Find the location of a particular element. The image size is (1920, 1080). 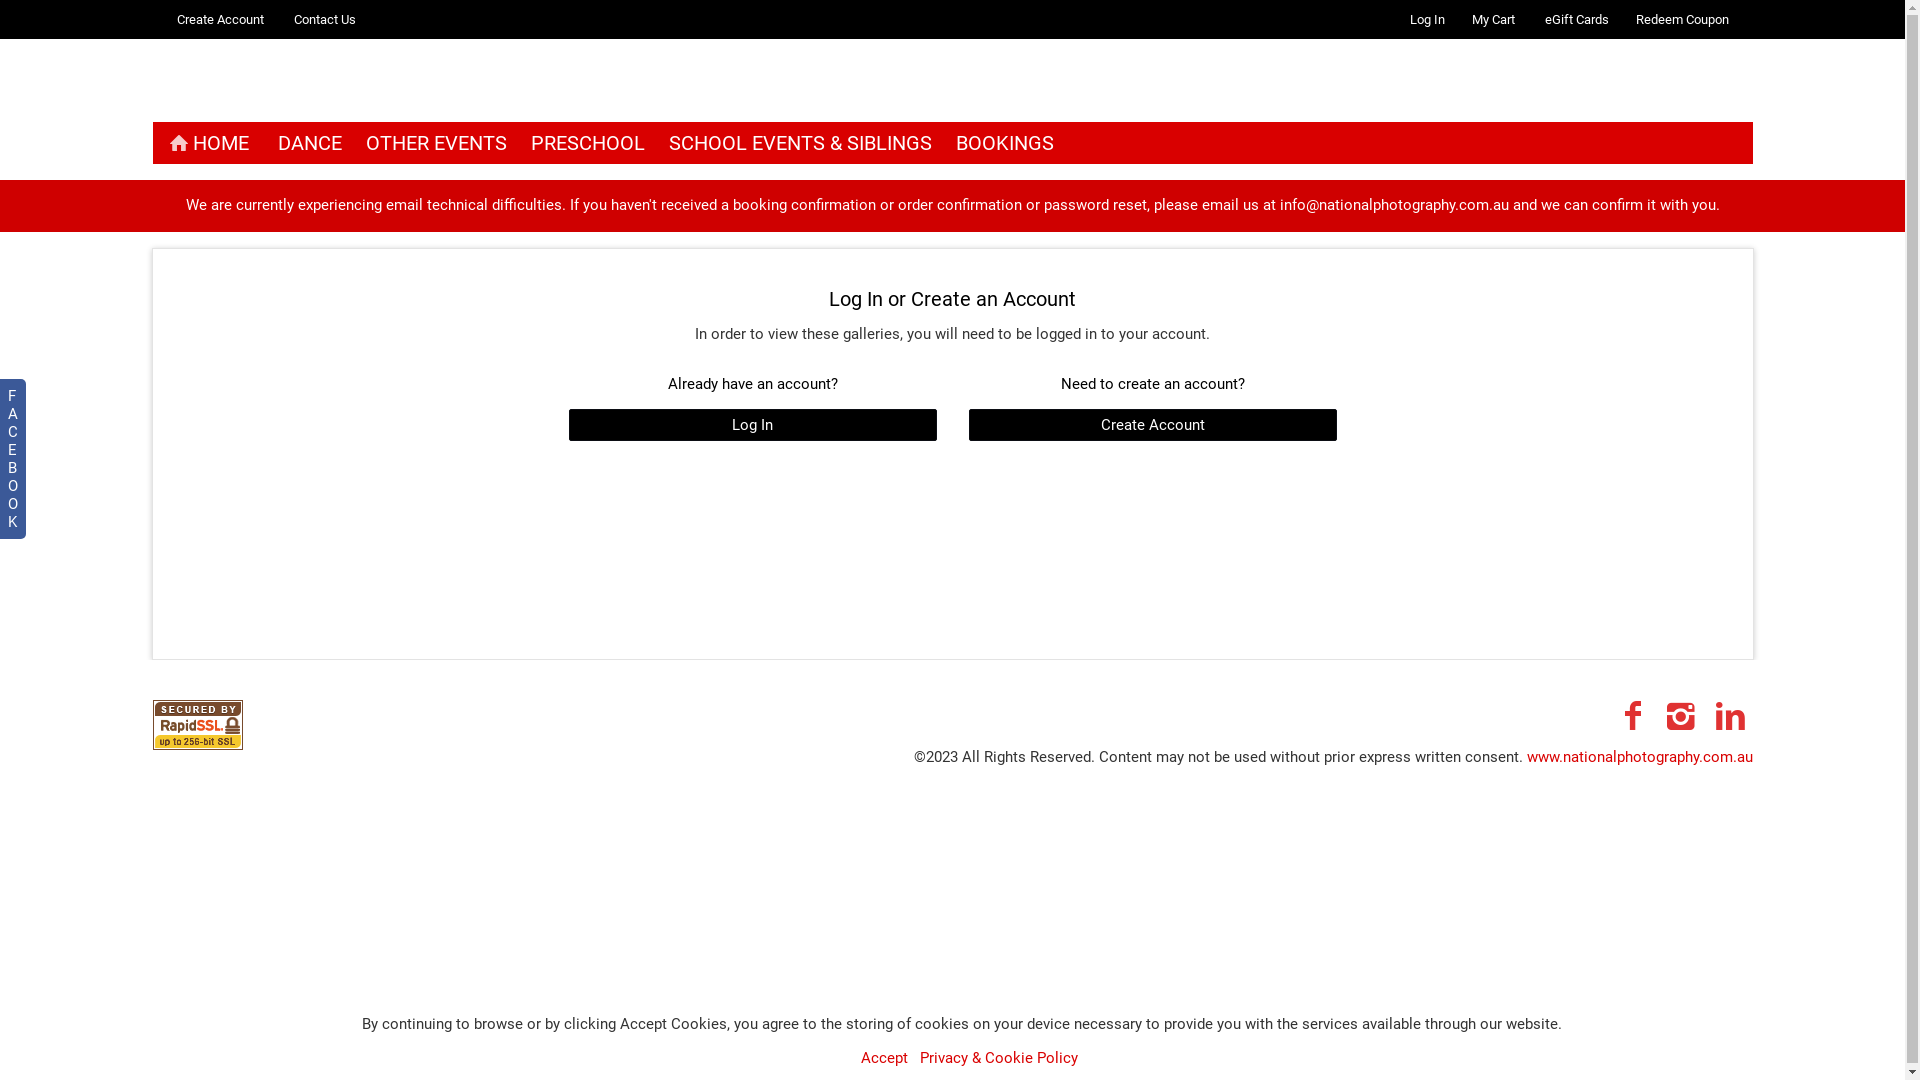

'www.nationalphotography.com.au' is located at coordinates (1638, 756).